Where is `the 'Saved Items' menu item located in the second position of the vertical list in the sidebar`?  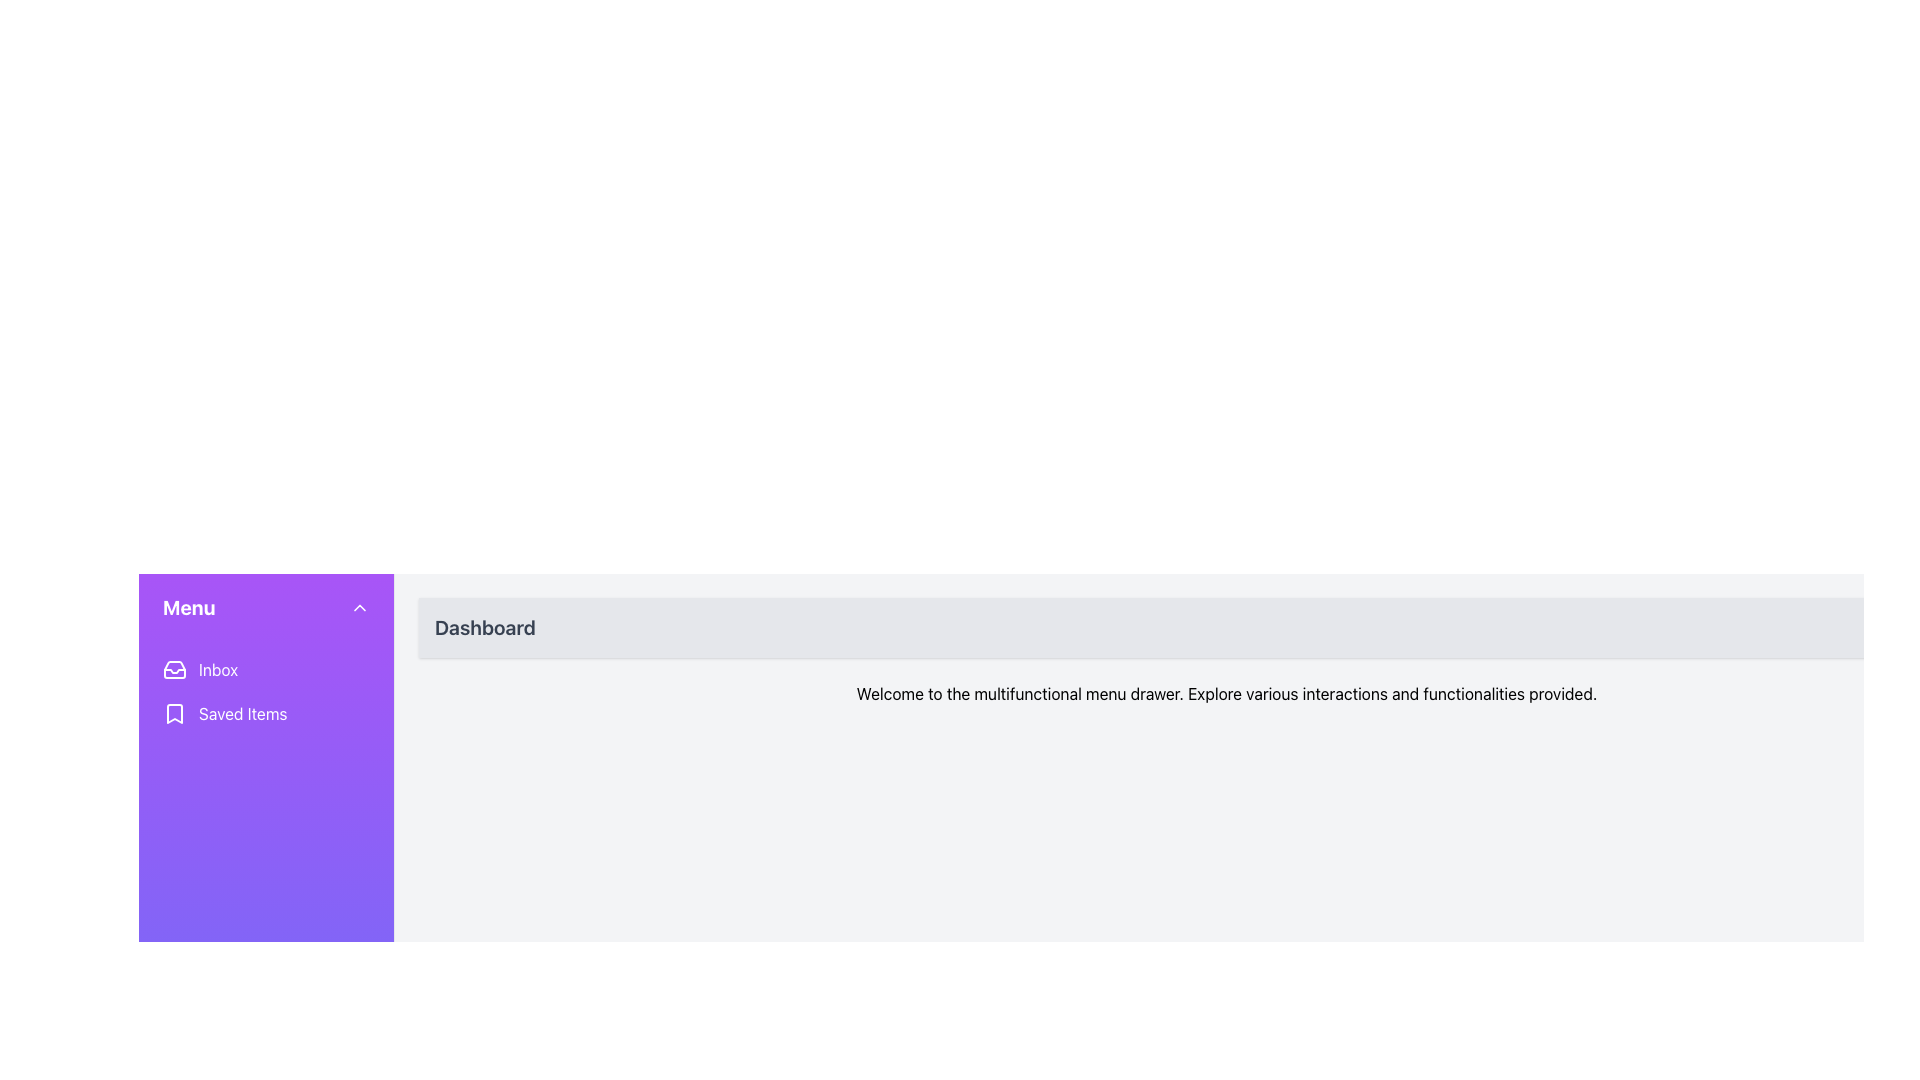 the 'Saved Items' menu item located in the second position of the vertical list in the sidebar is located at coordinates (265, 712).